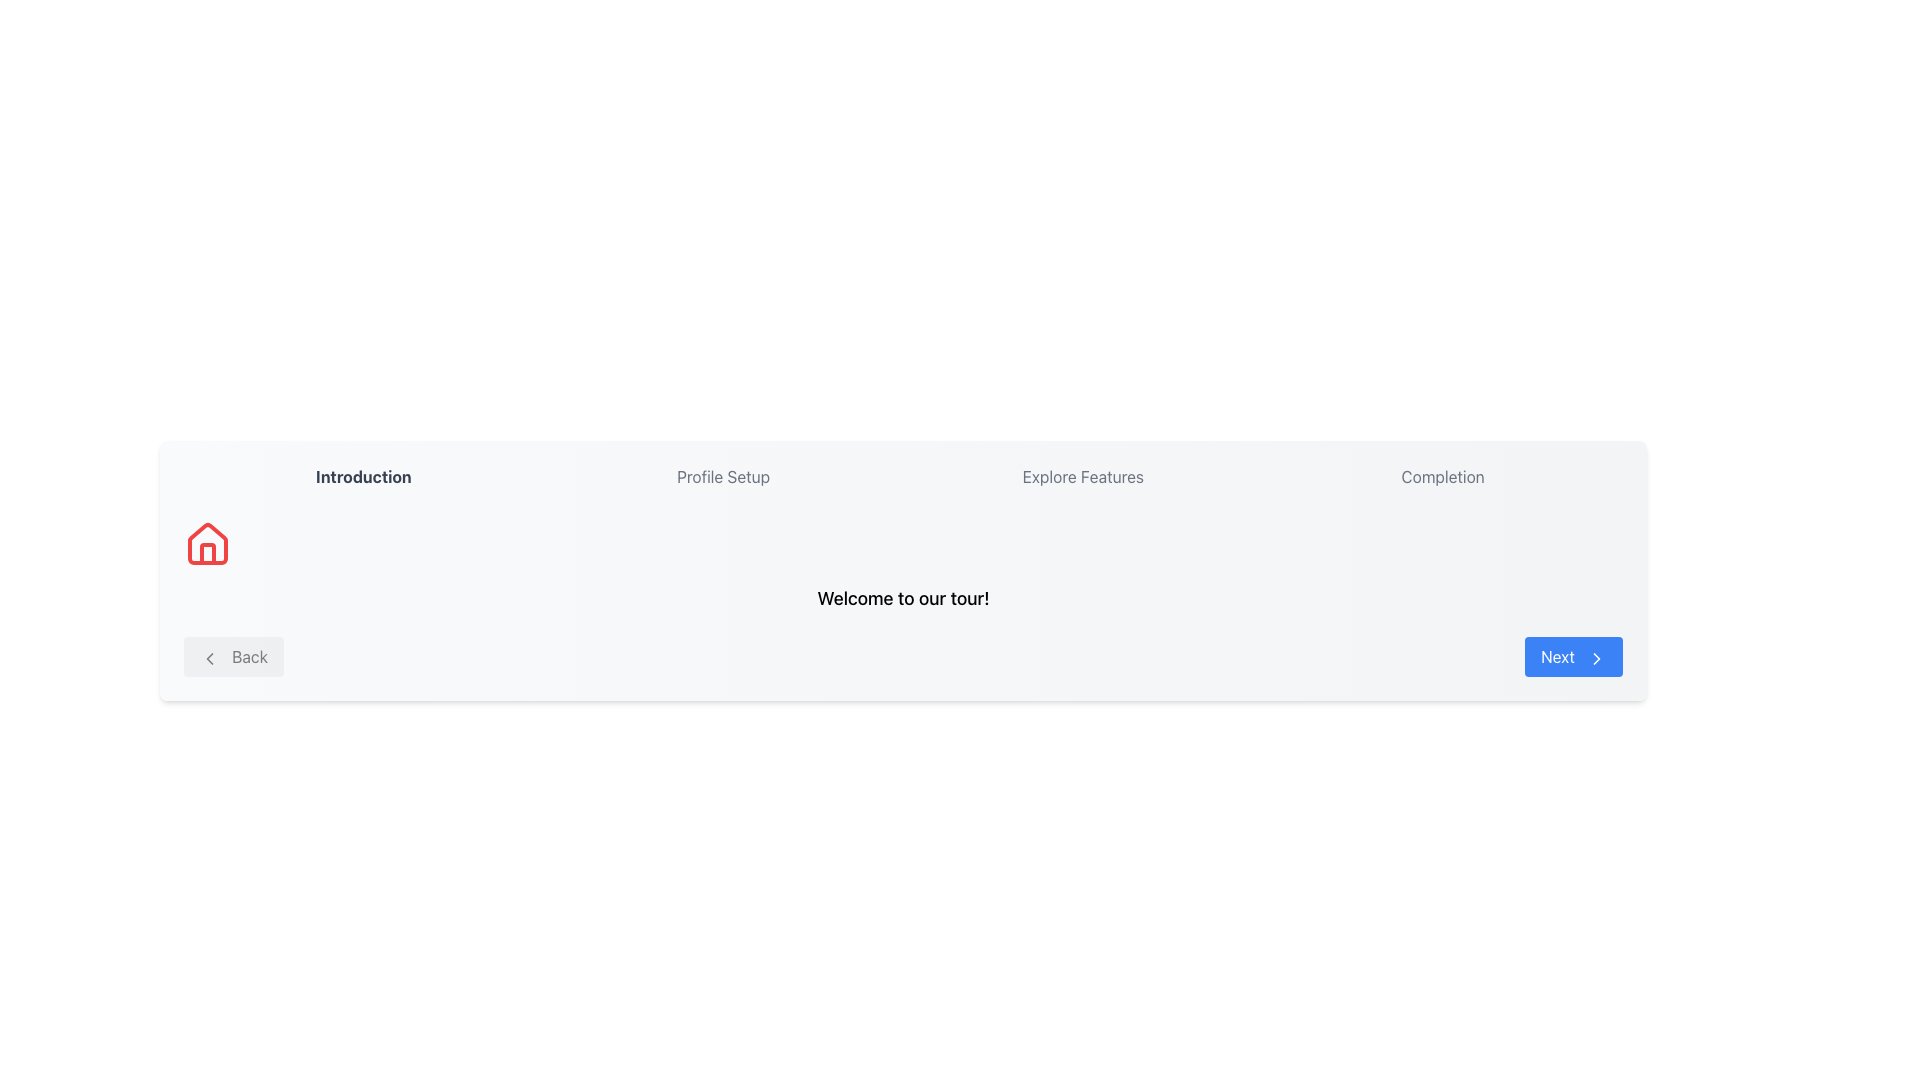  I want to click on the decorative SVG Icon representing 'home' located in the left section of the interface, positioned above the 'Back' button and below the 'Introduction' title, so click(207, 544).